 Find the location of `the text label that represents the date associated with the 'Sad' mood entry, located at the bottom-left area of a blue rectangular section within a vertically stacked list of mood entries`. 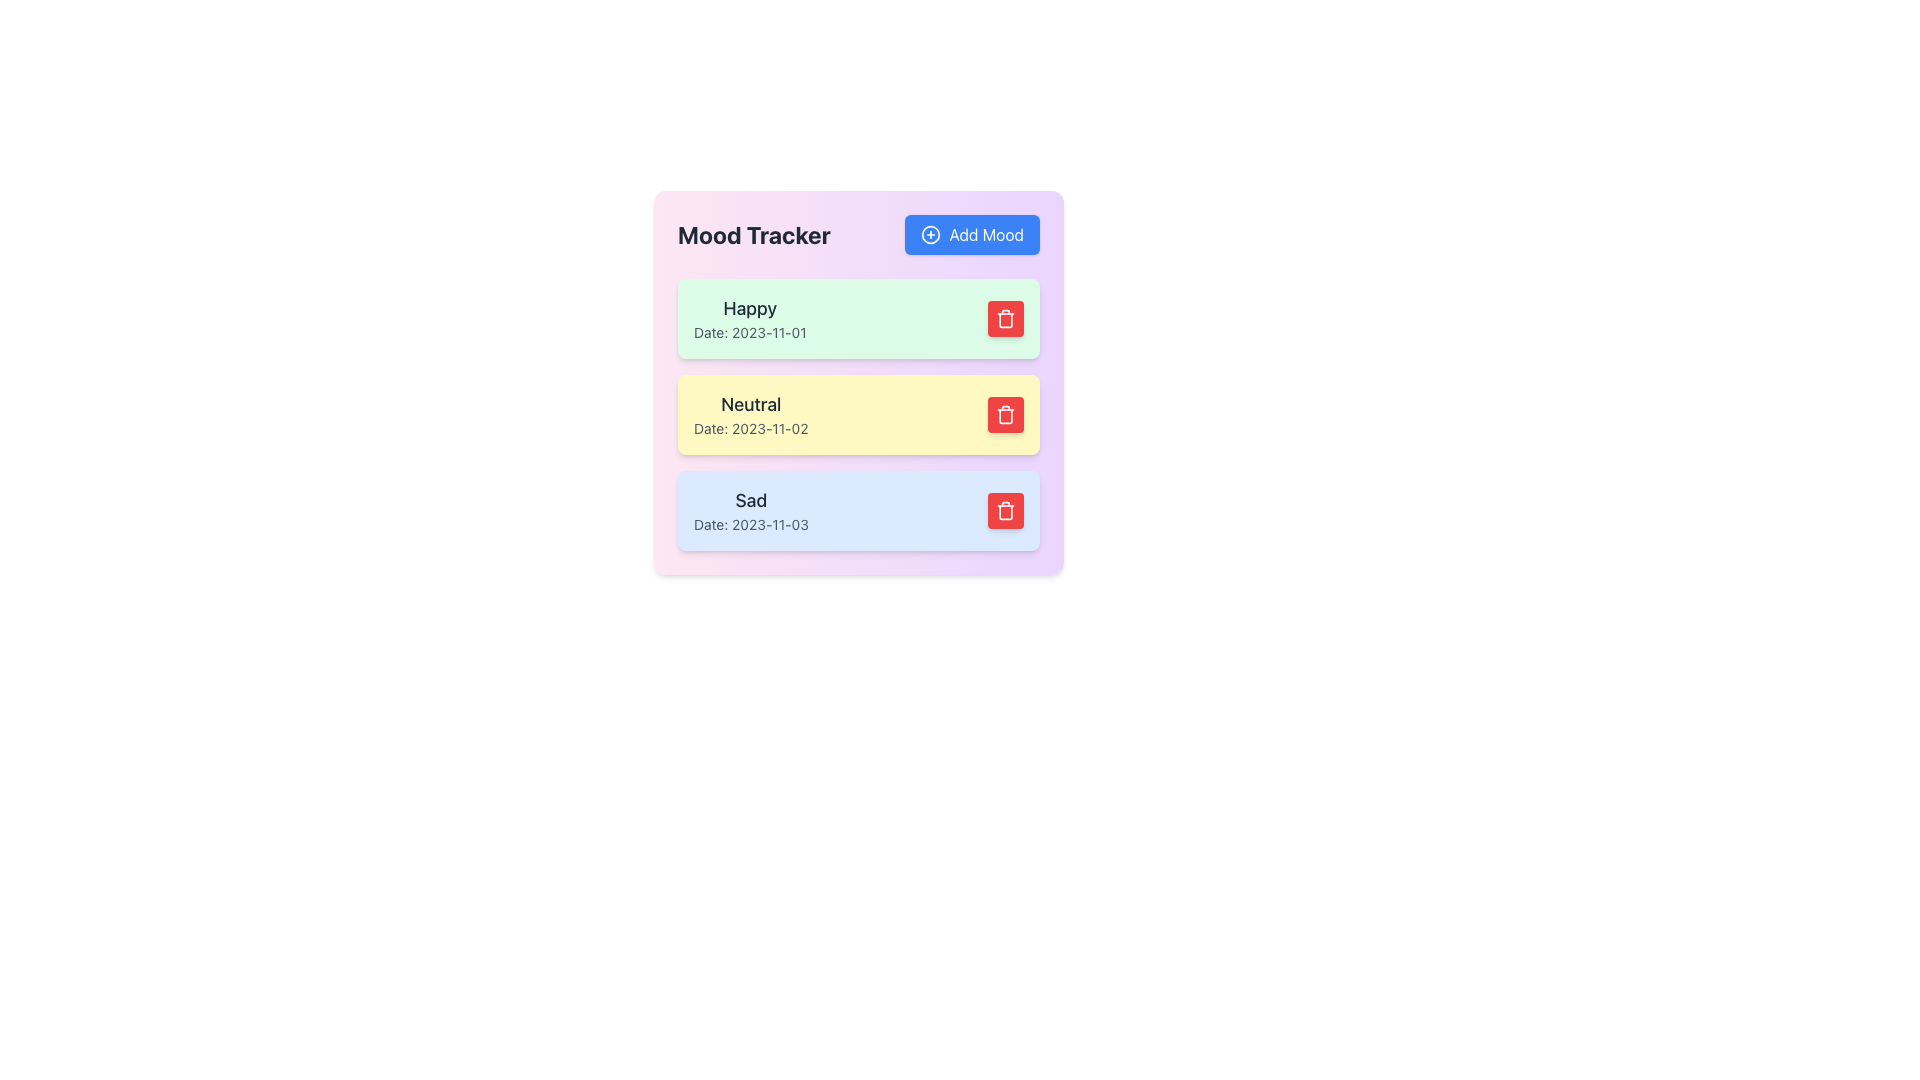

the text label that represents the date associated with the 'Sad' mood entry, located at the bottom-left area of a blue rectangular section within a vertically stacked list of mood entries is located at coordinates (750, 523).